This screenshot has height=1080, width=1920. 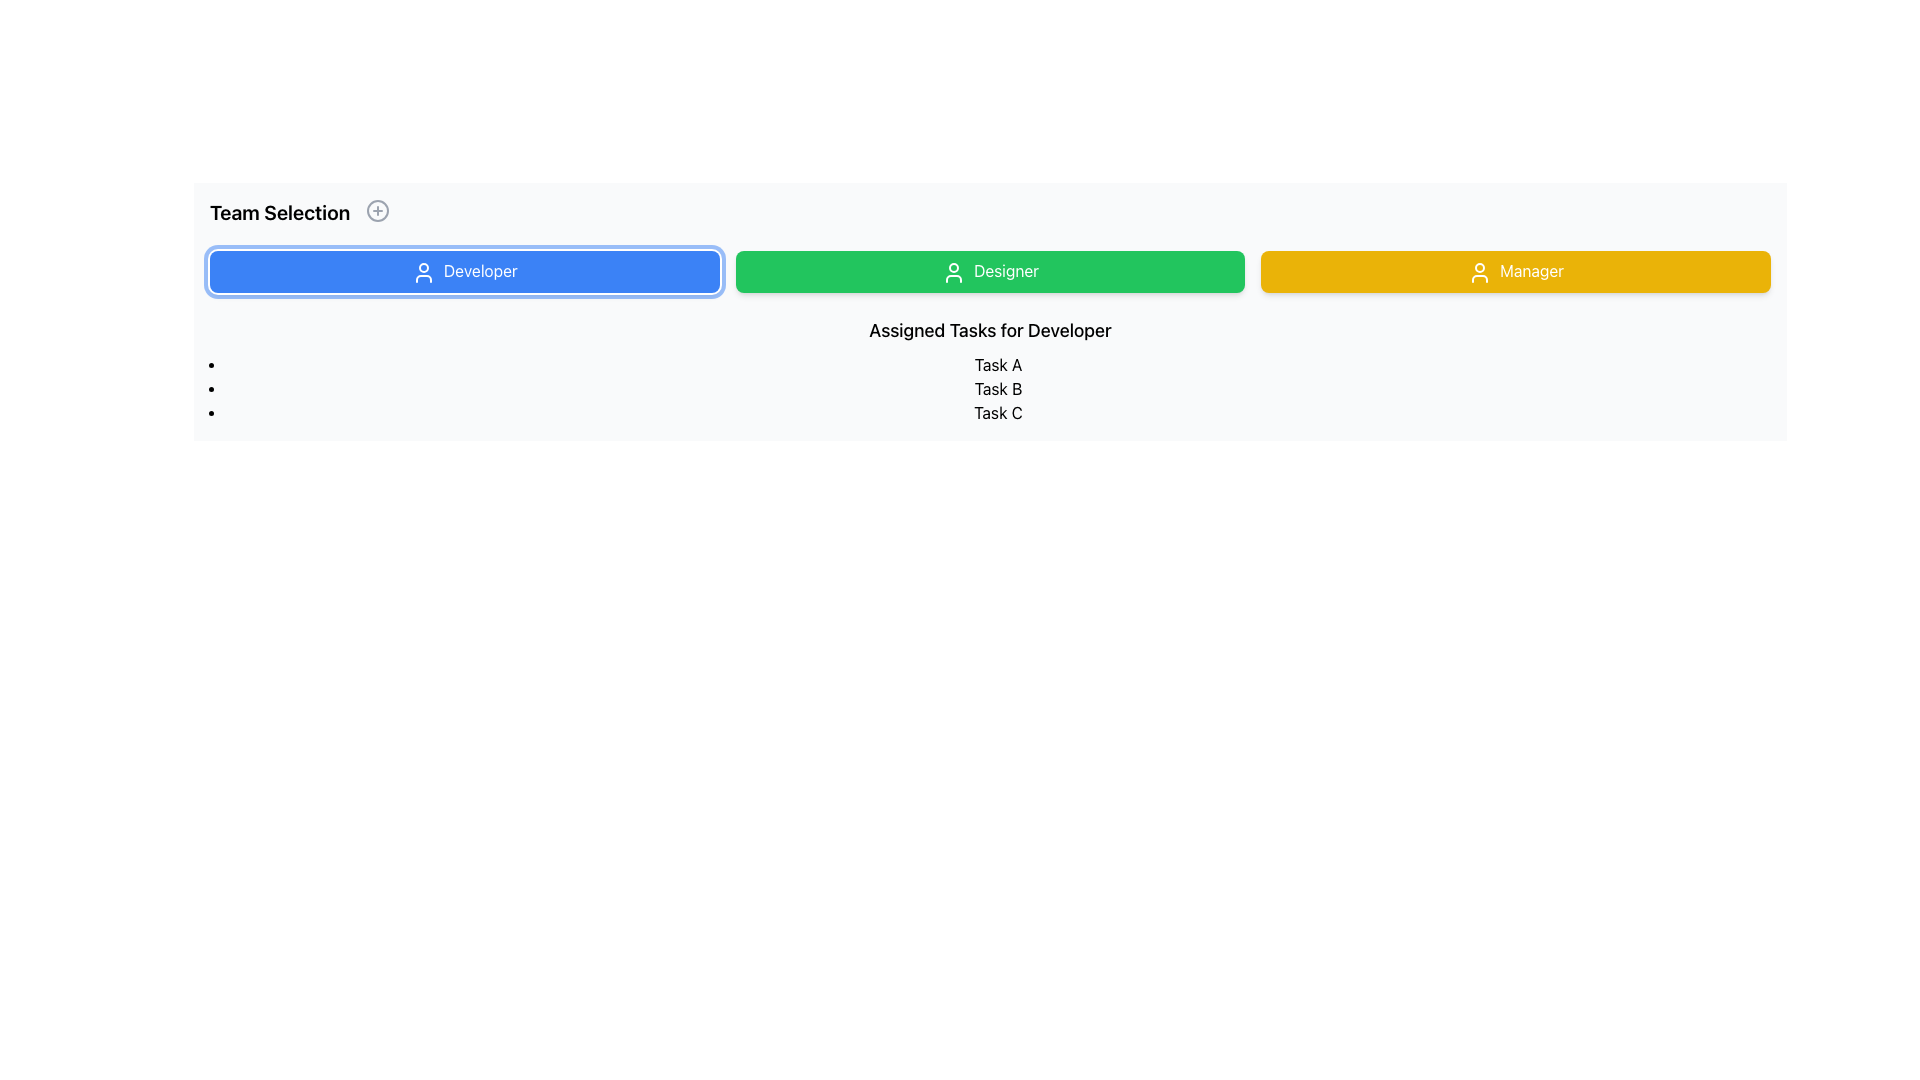 I want to click on the circular SVG element with a defined stroke and no fill, located to the right of the text 'Team Selection', so click(x=378, y=211).